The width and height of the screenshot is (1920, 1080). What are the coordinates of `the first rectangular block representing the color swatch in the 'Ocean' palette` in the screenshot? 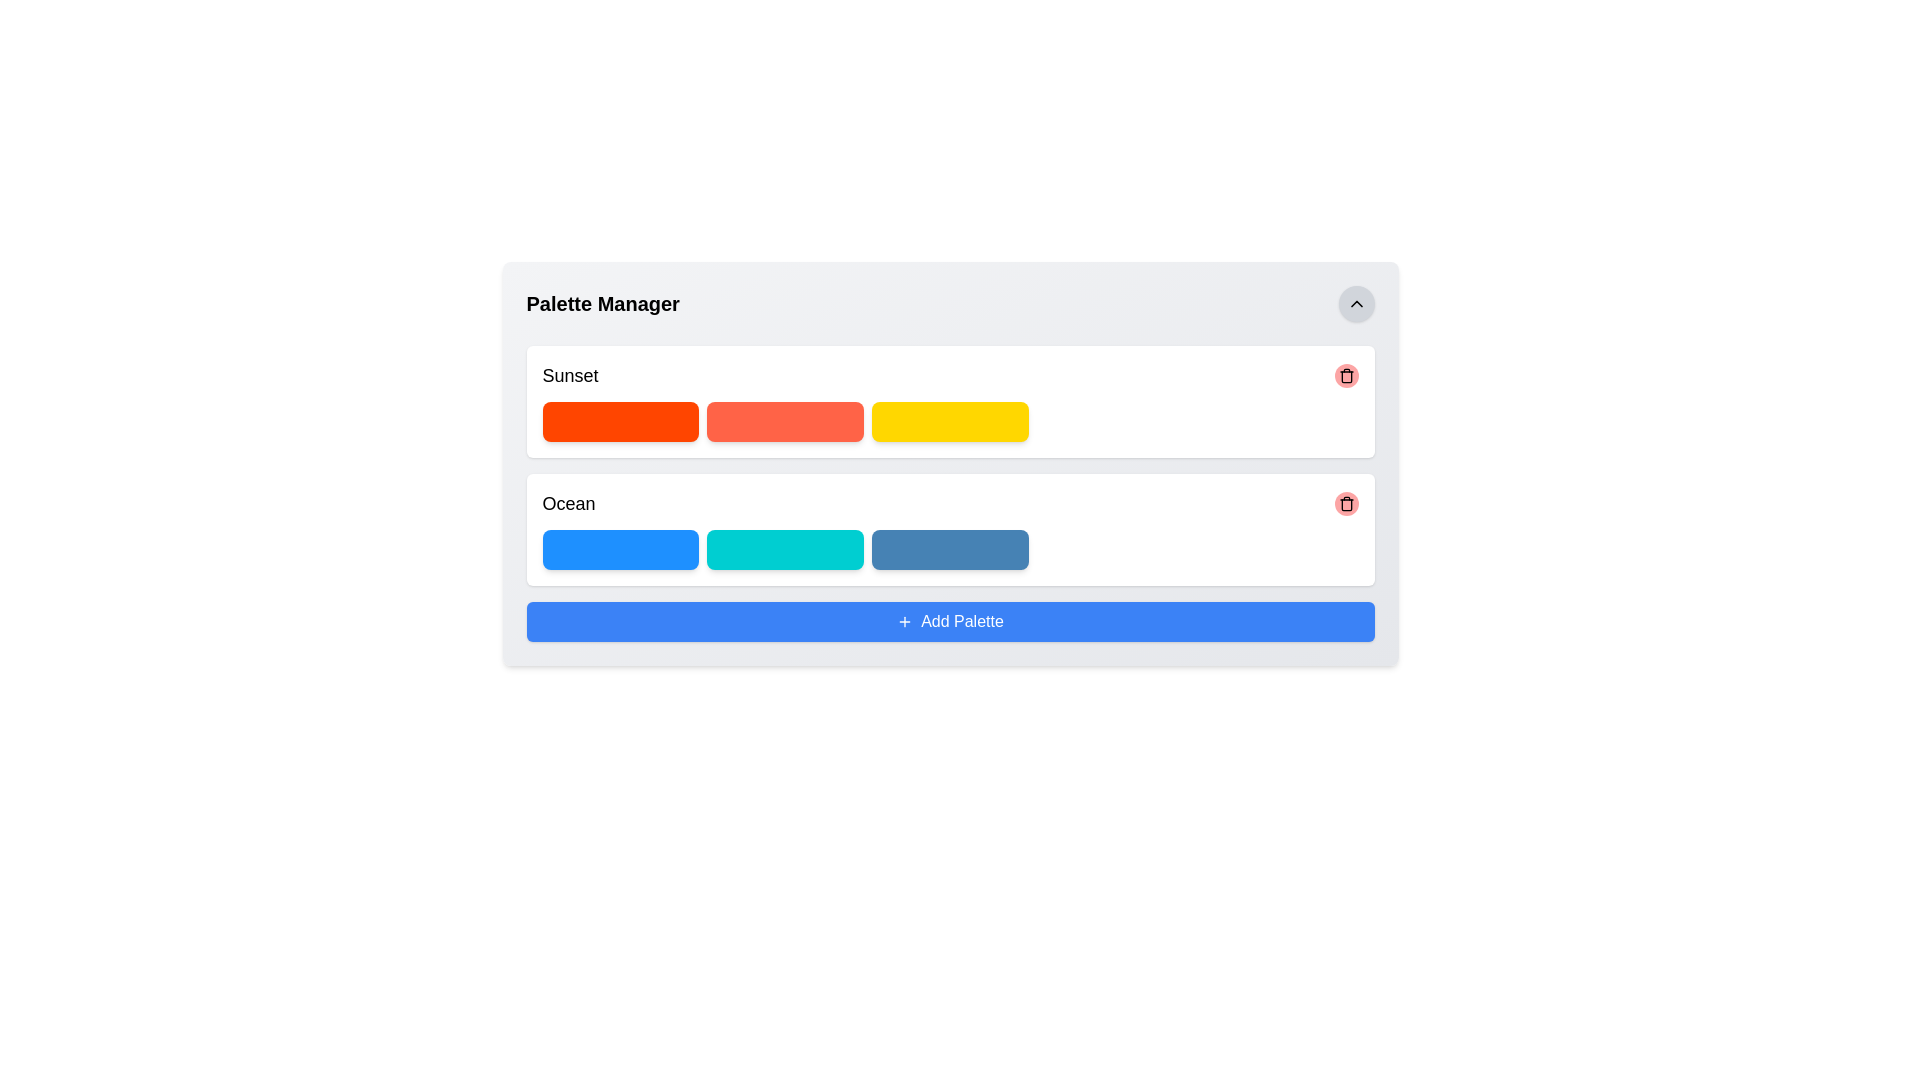 It's located at (619, 550).